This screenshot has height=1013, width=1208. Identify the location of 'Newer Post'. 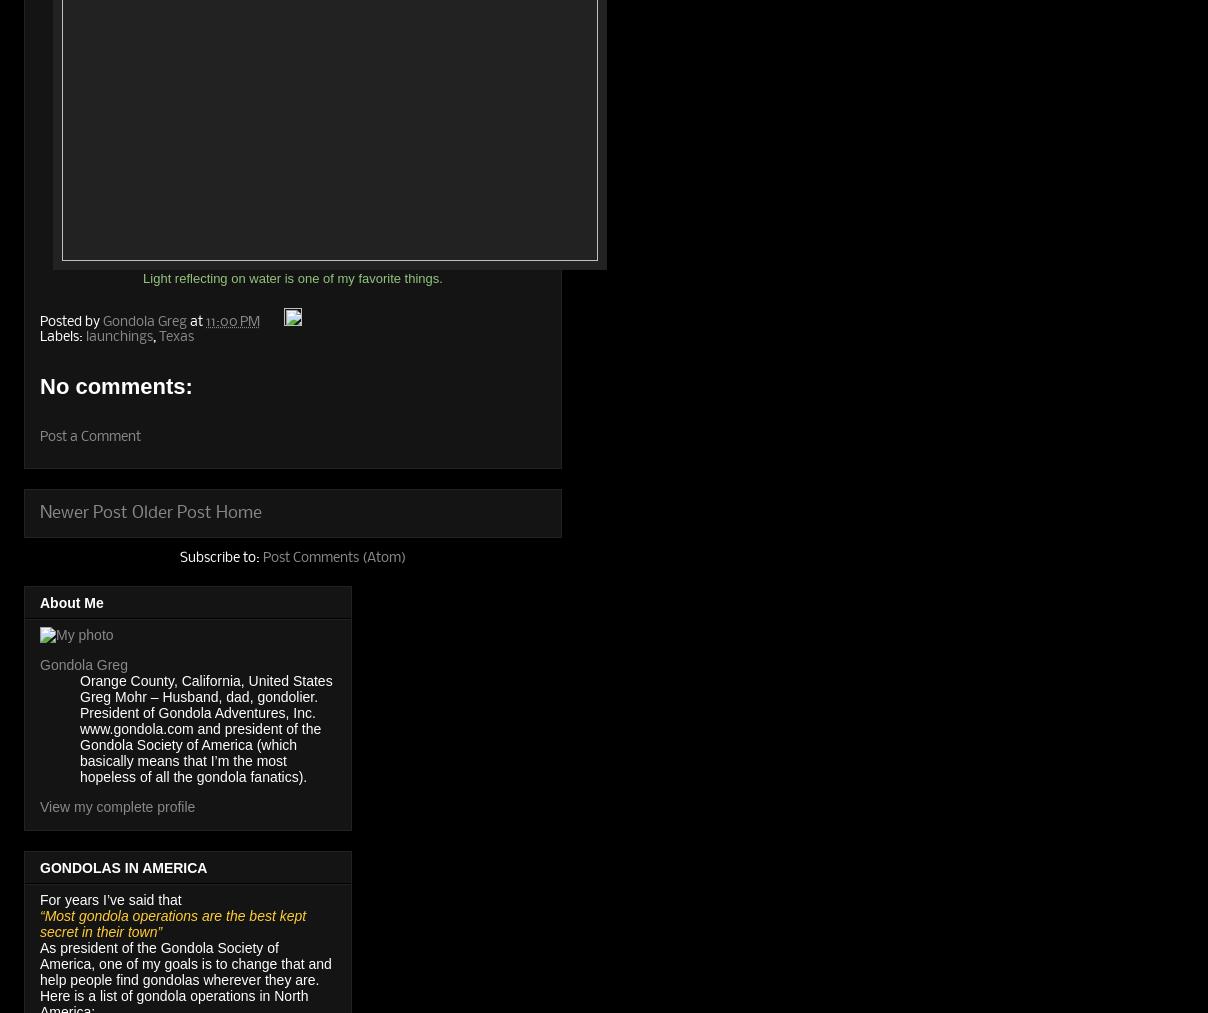
(82, 512).